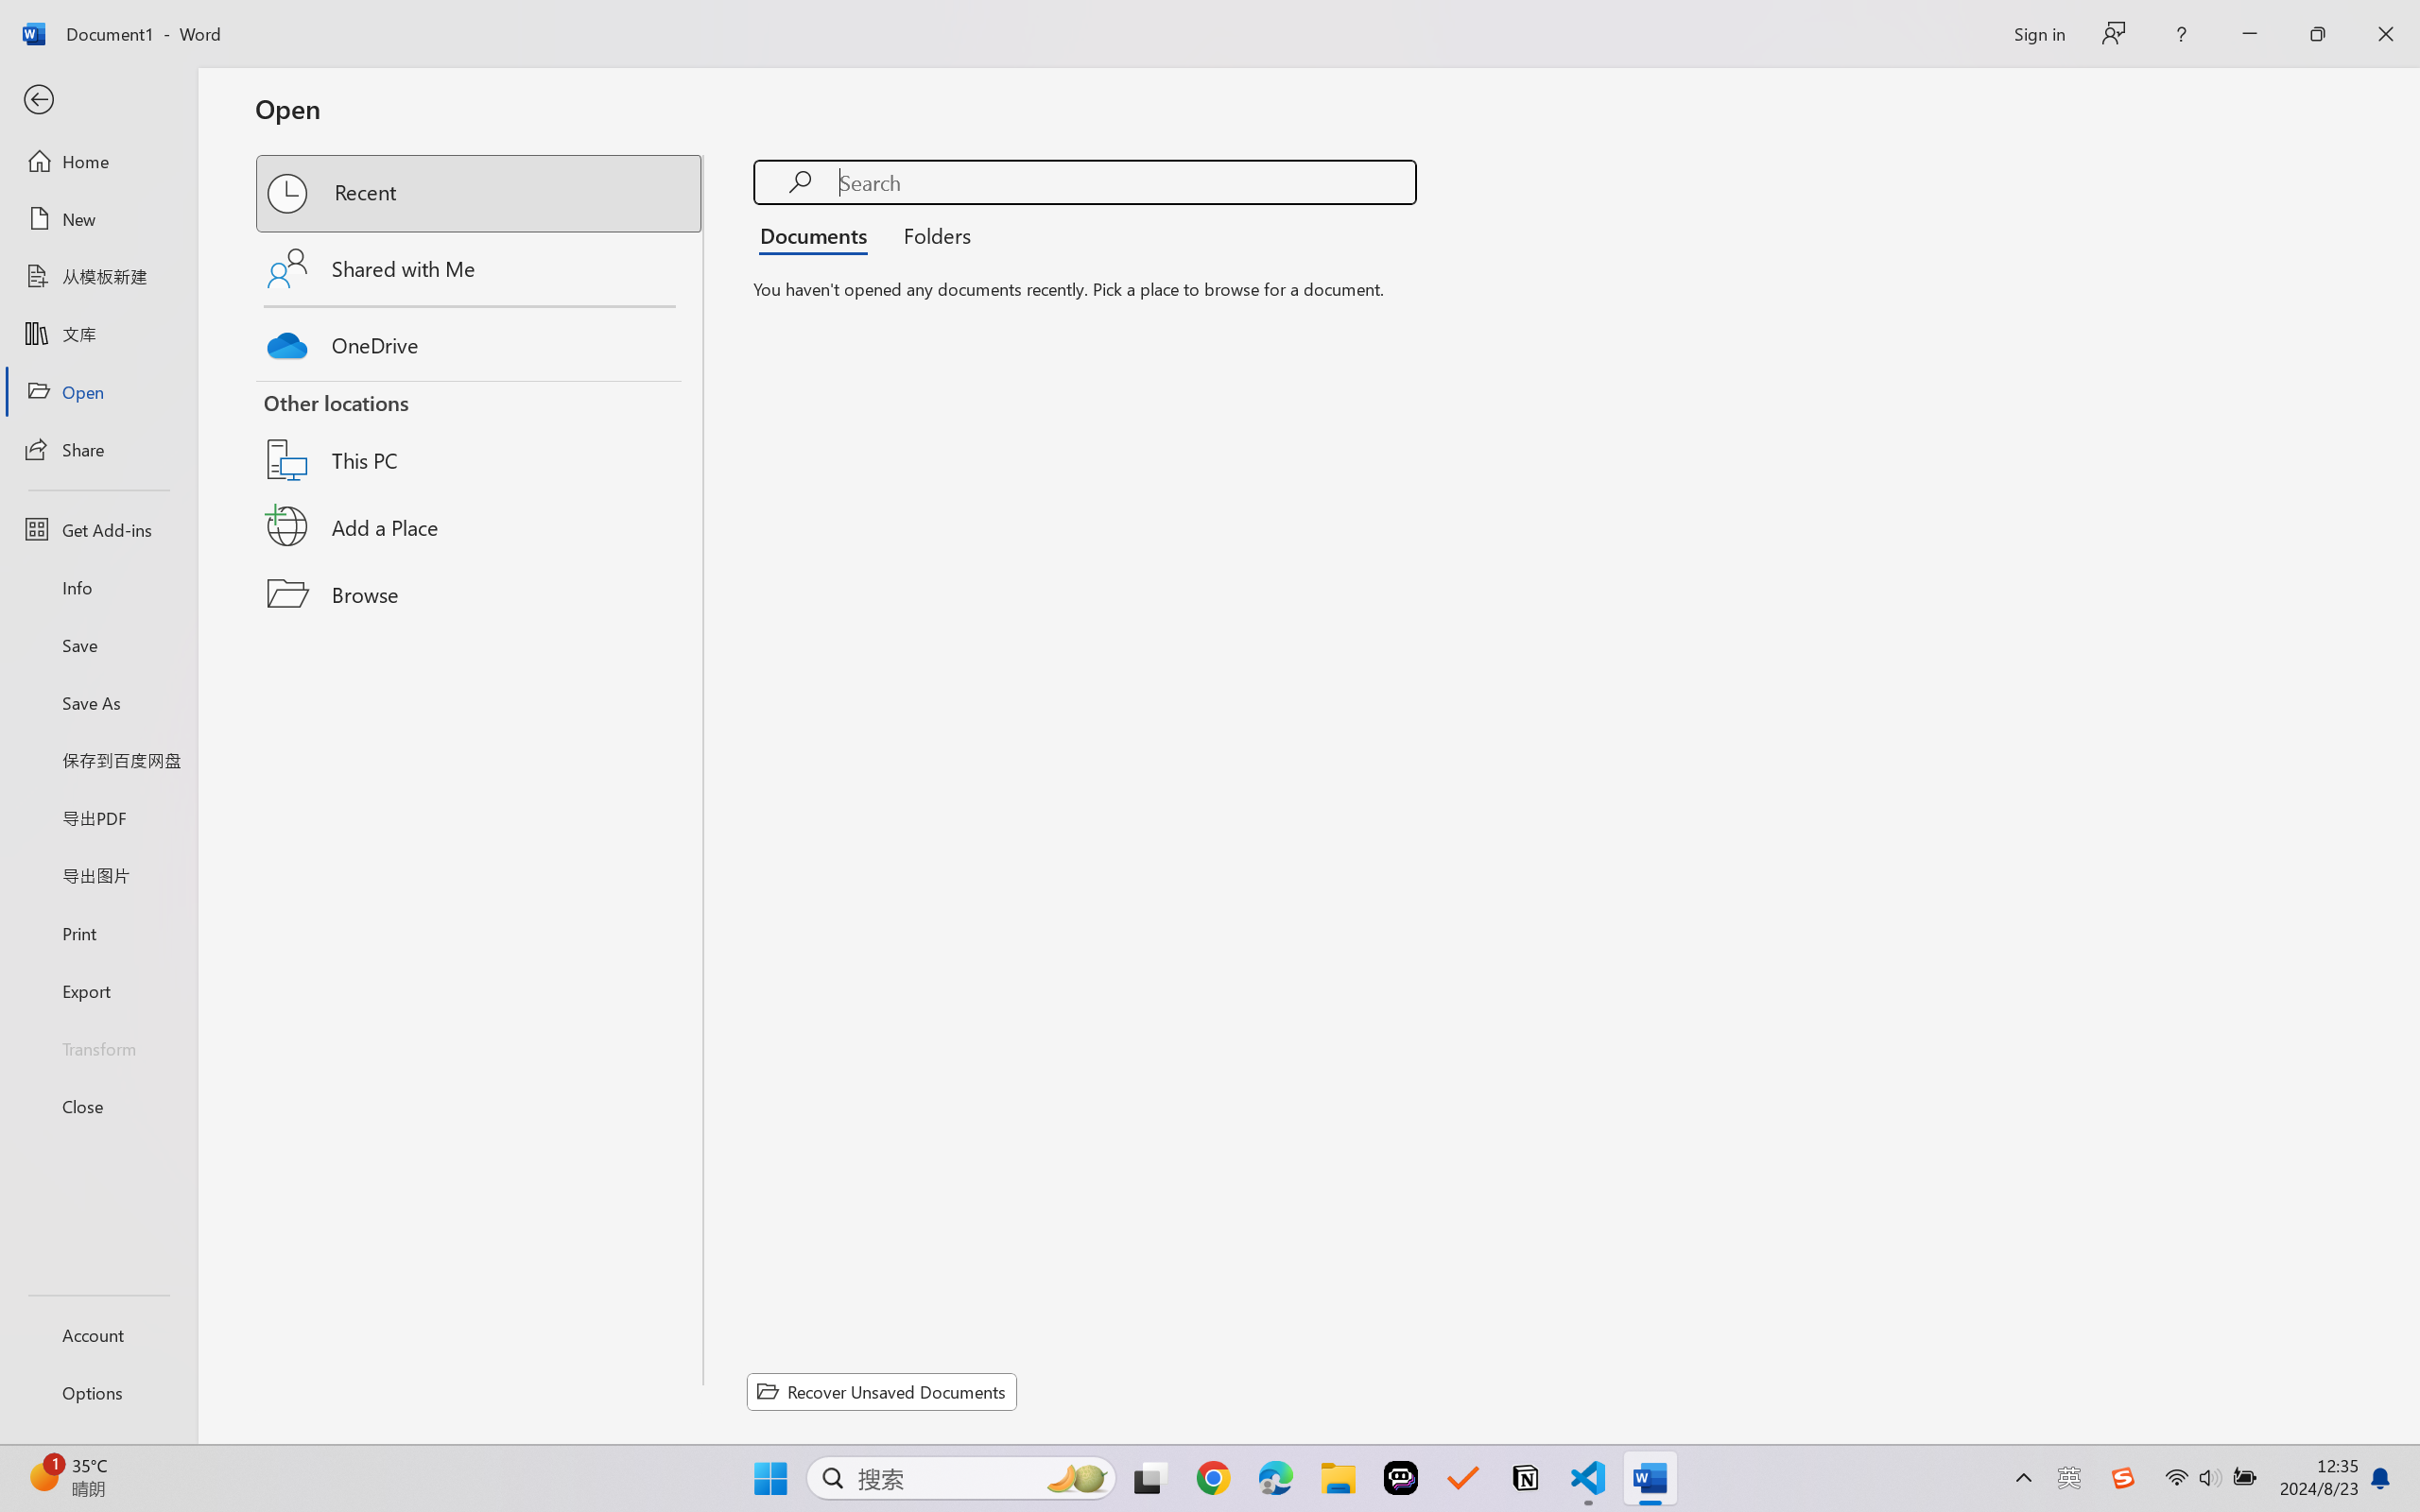 The image size is (2420, 1512). What do you see at coordinates (480, 593) in the screenshot?
I see `'Browse'` at bounding box center [480, 593].